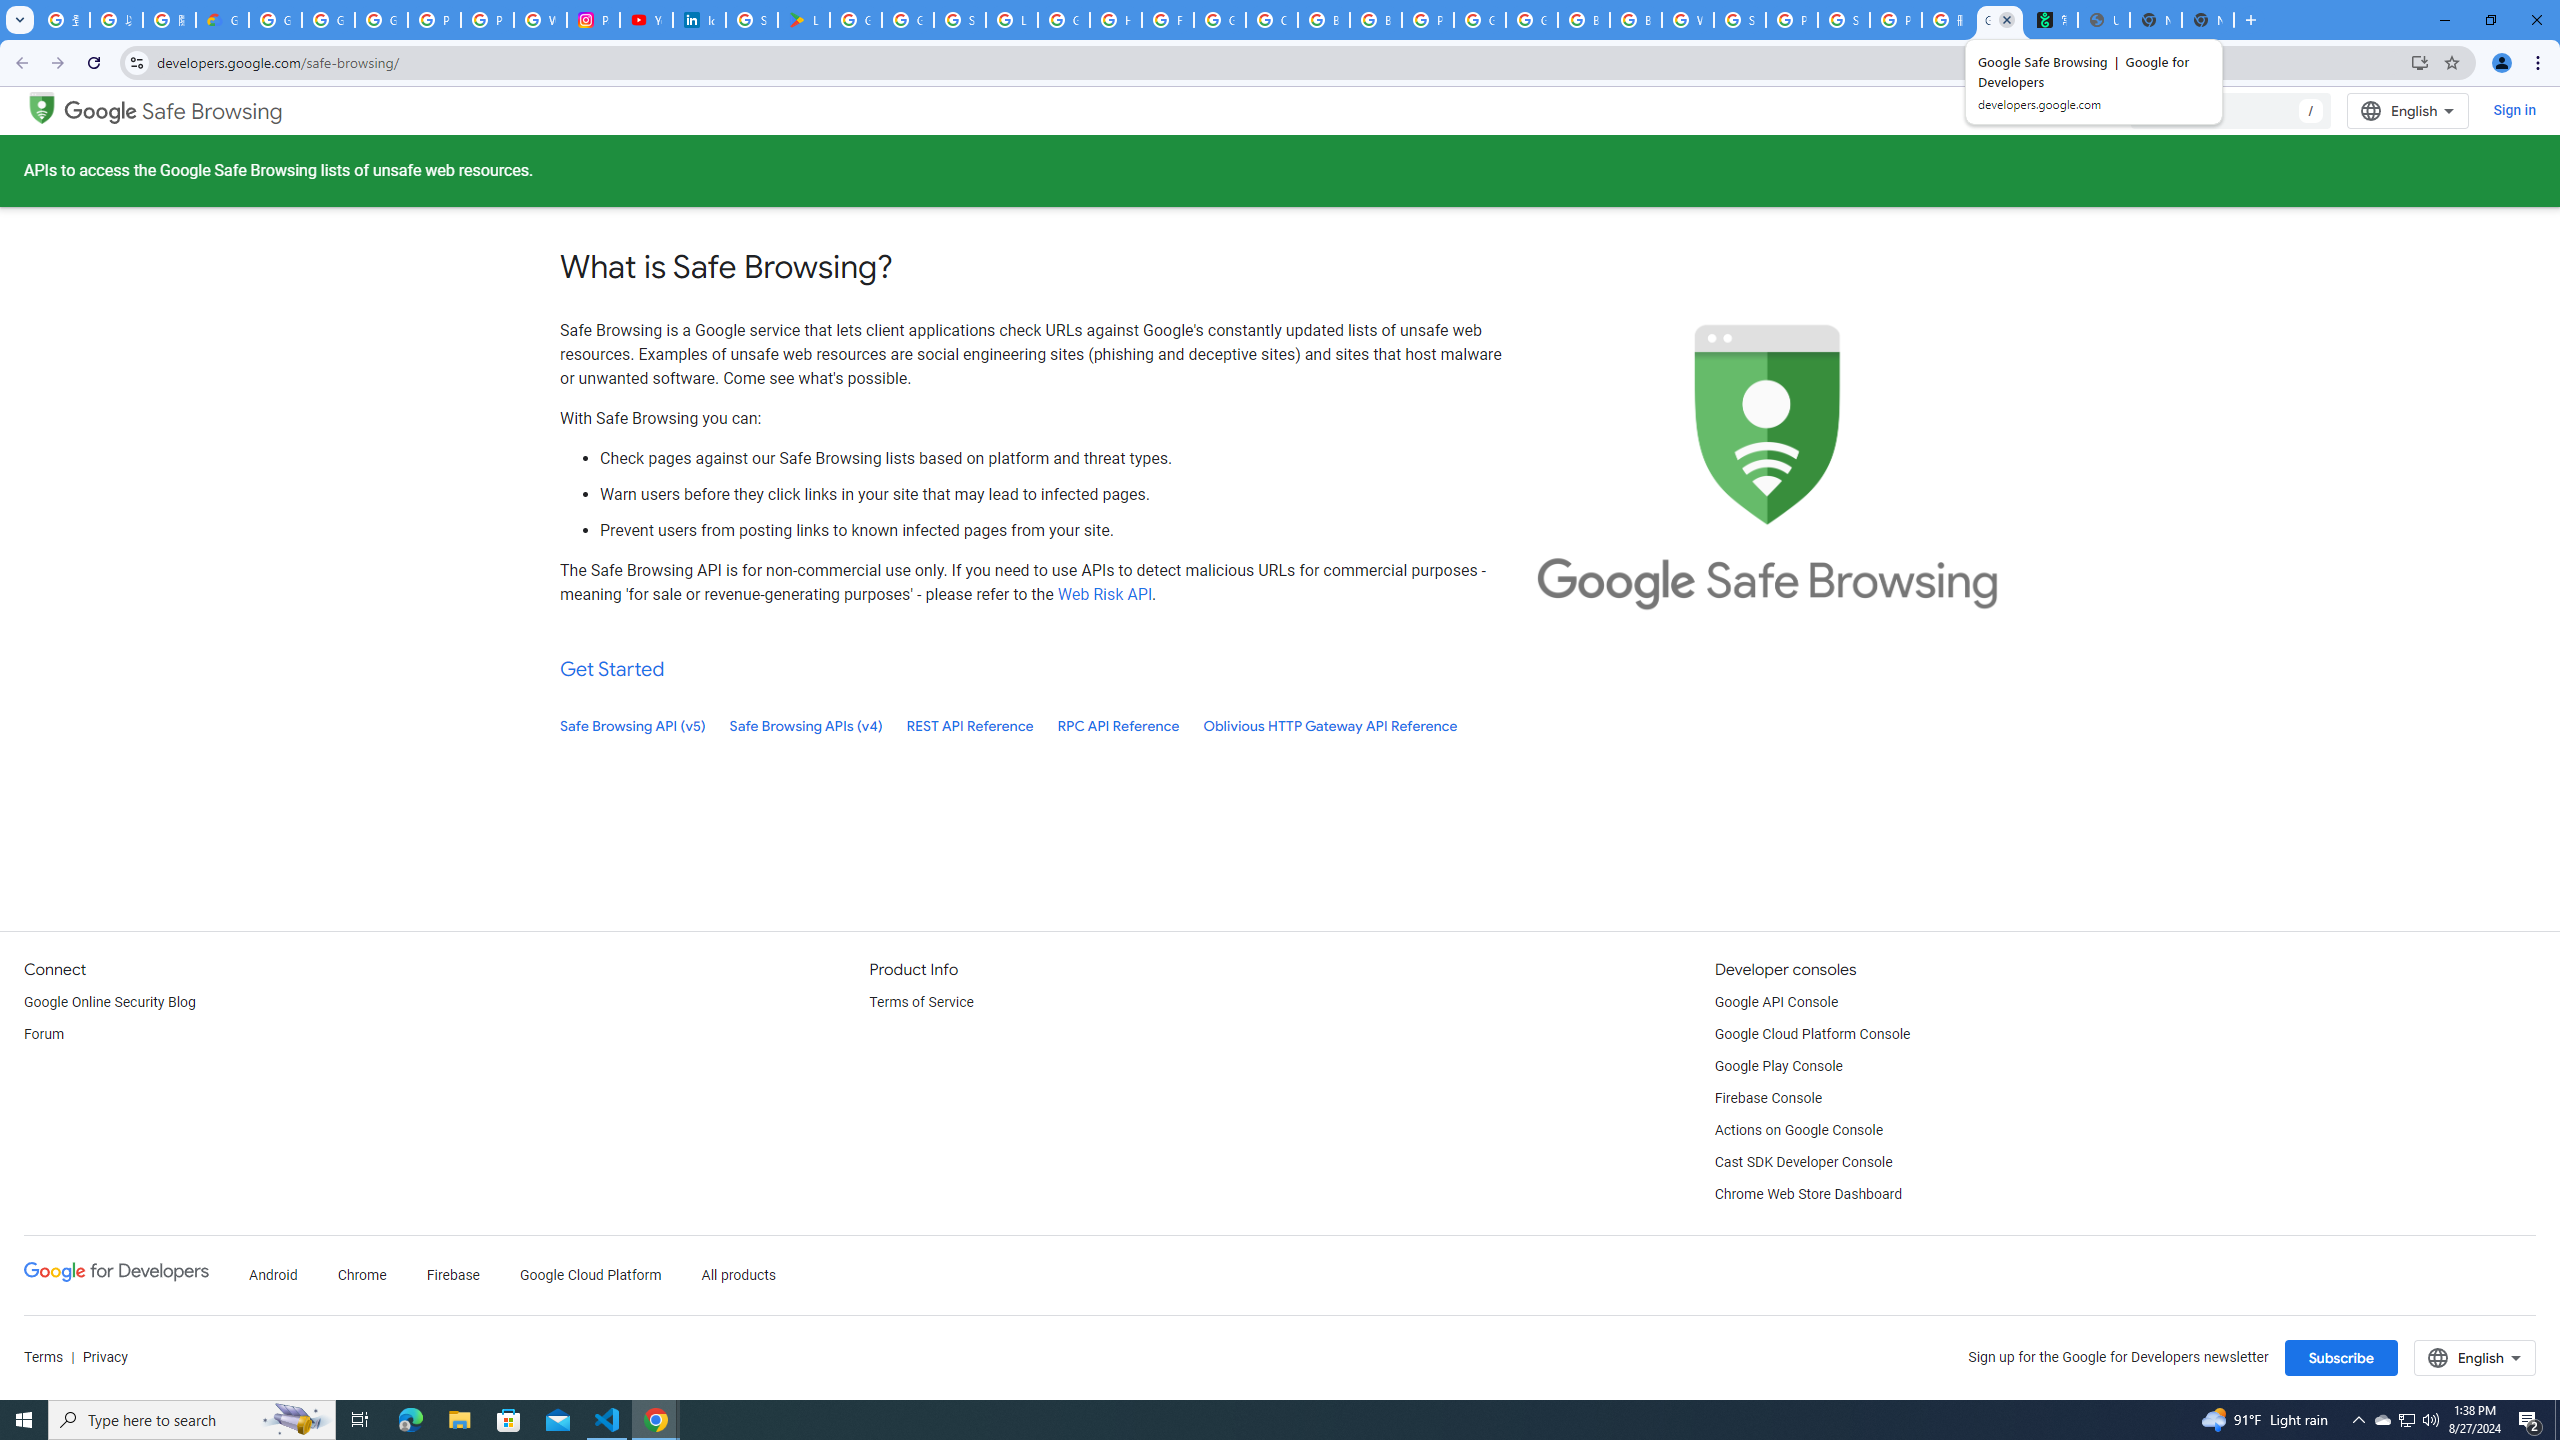 The height and width of the screenshot is (1440, 2560). Describe the element at coordinates (632, 725) in the screenshot. I see `'Safe Browsing API (v5)'` at that location.